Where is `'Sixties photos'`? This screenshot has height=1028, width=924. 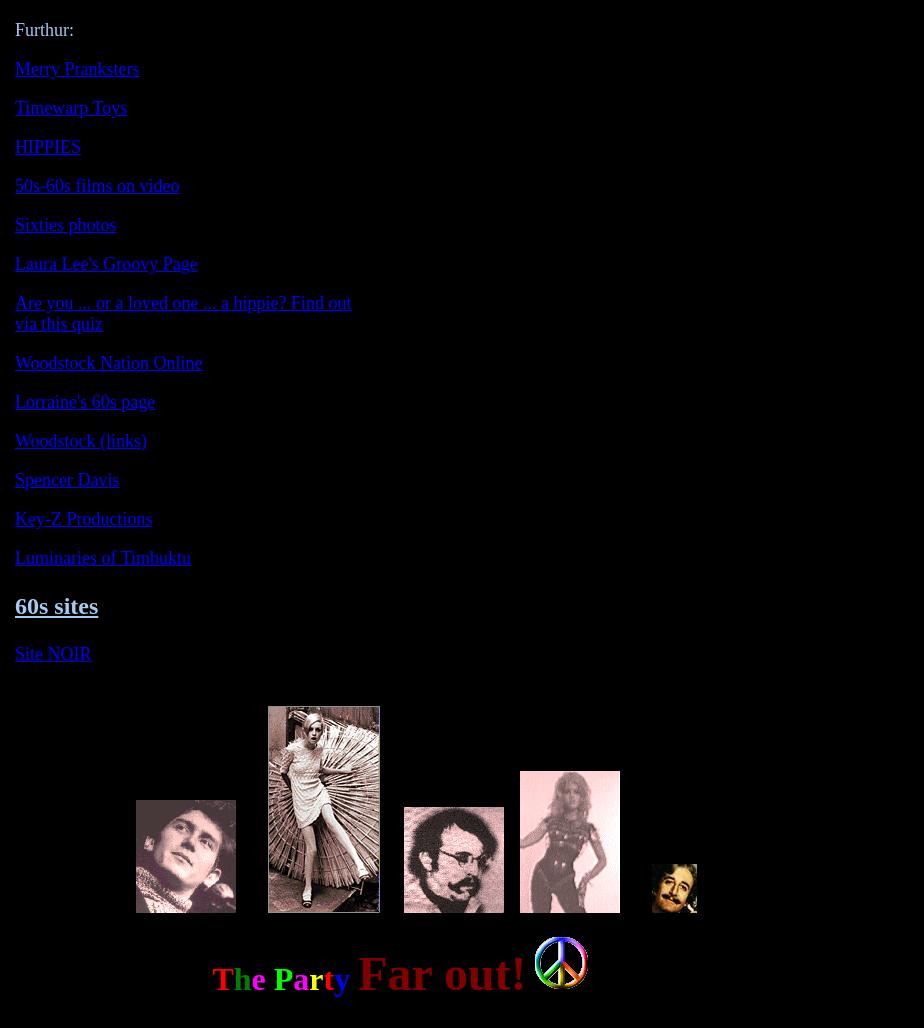 'Sixties photos' is located at coordinates (65, 224).